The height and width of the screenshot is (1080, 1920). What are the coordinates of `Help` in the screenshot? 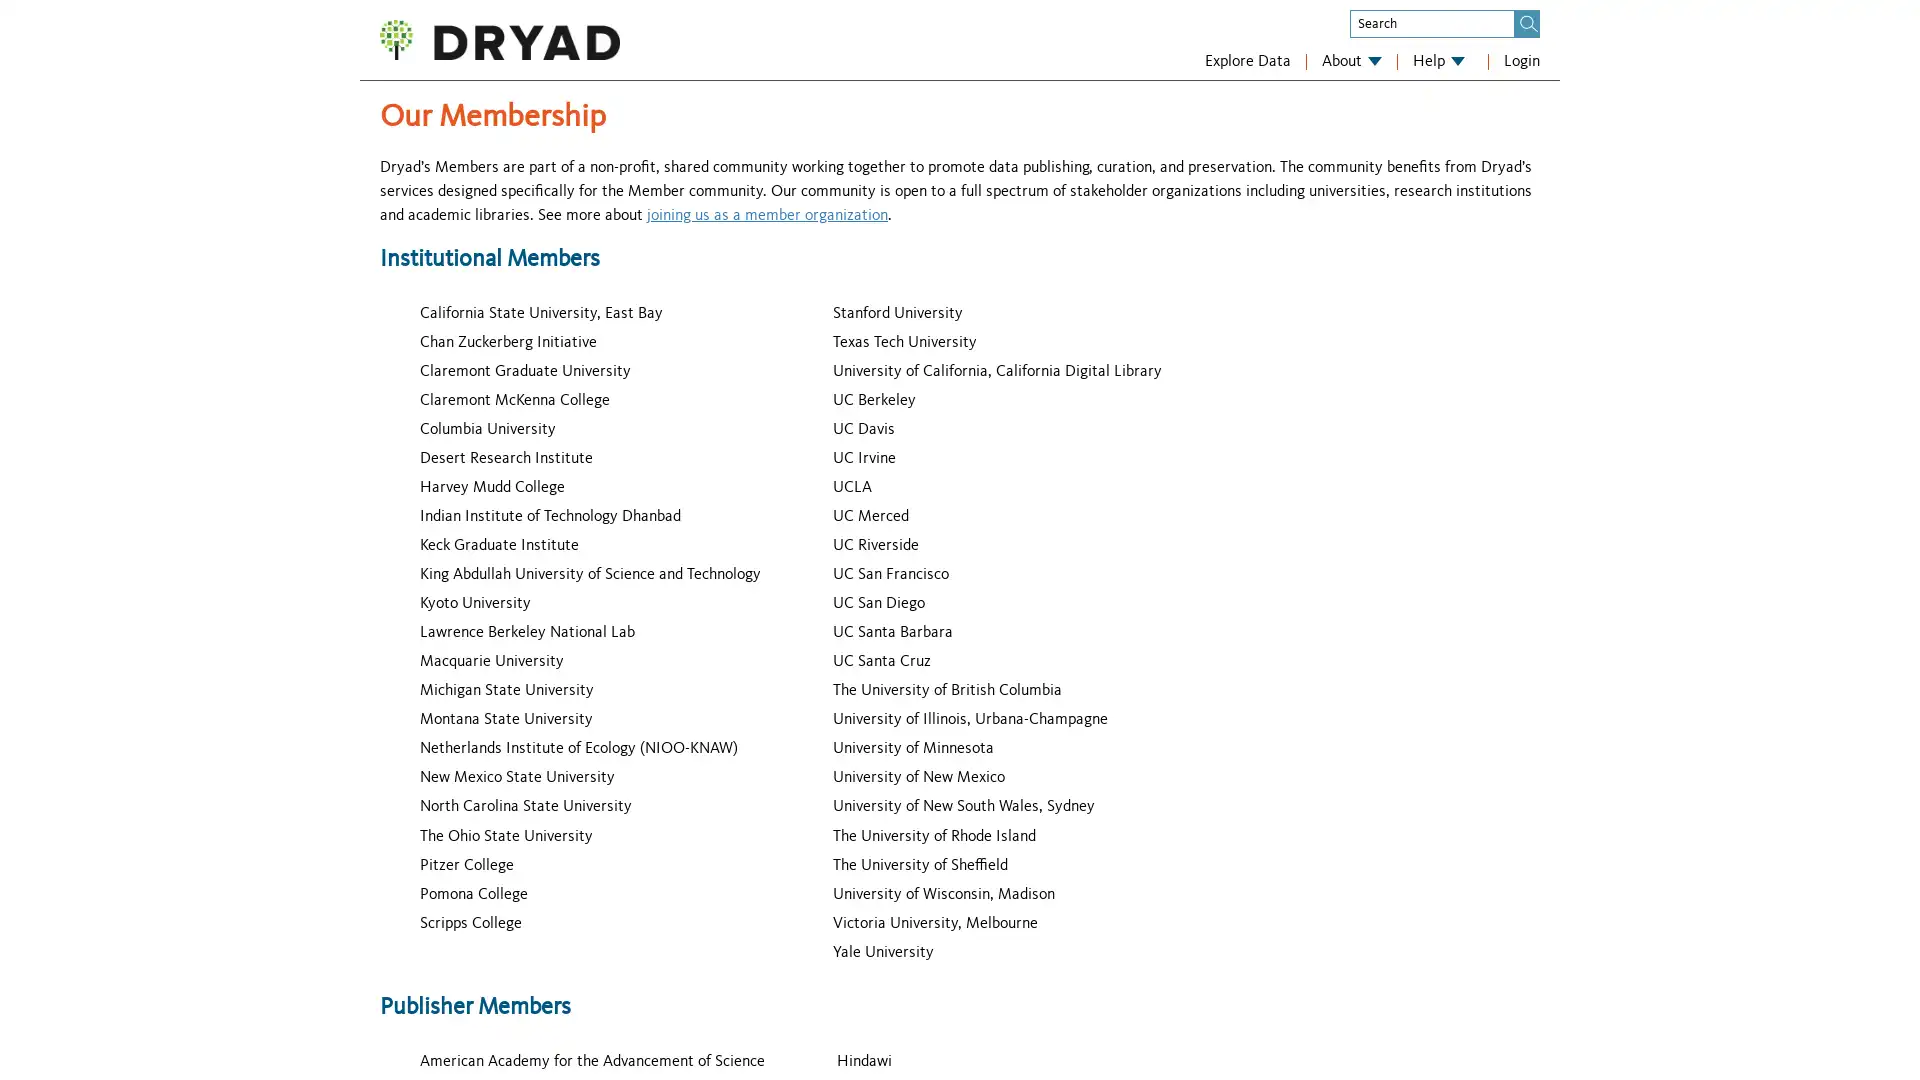 It's located at (1438, 60).